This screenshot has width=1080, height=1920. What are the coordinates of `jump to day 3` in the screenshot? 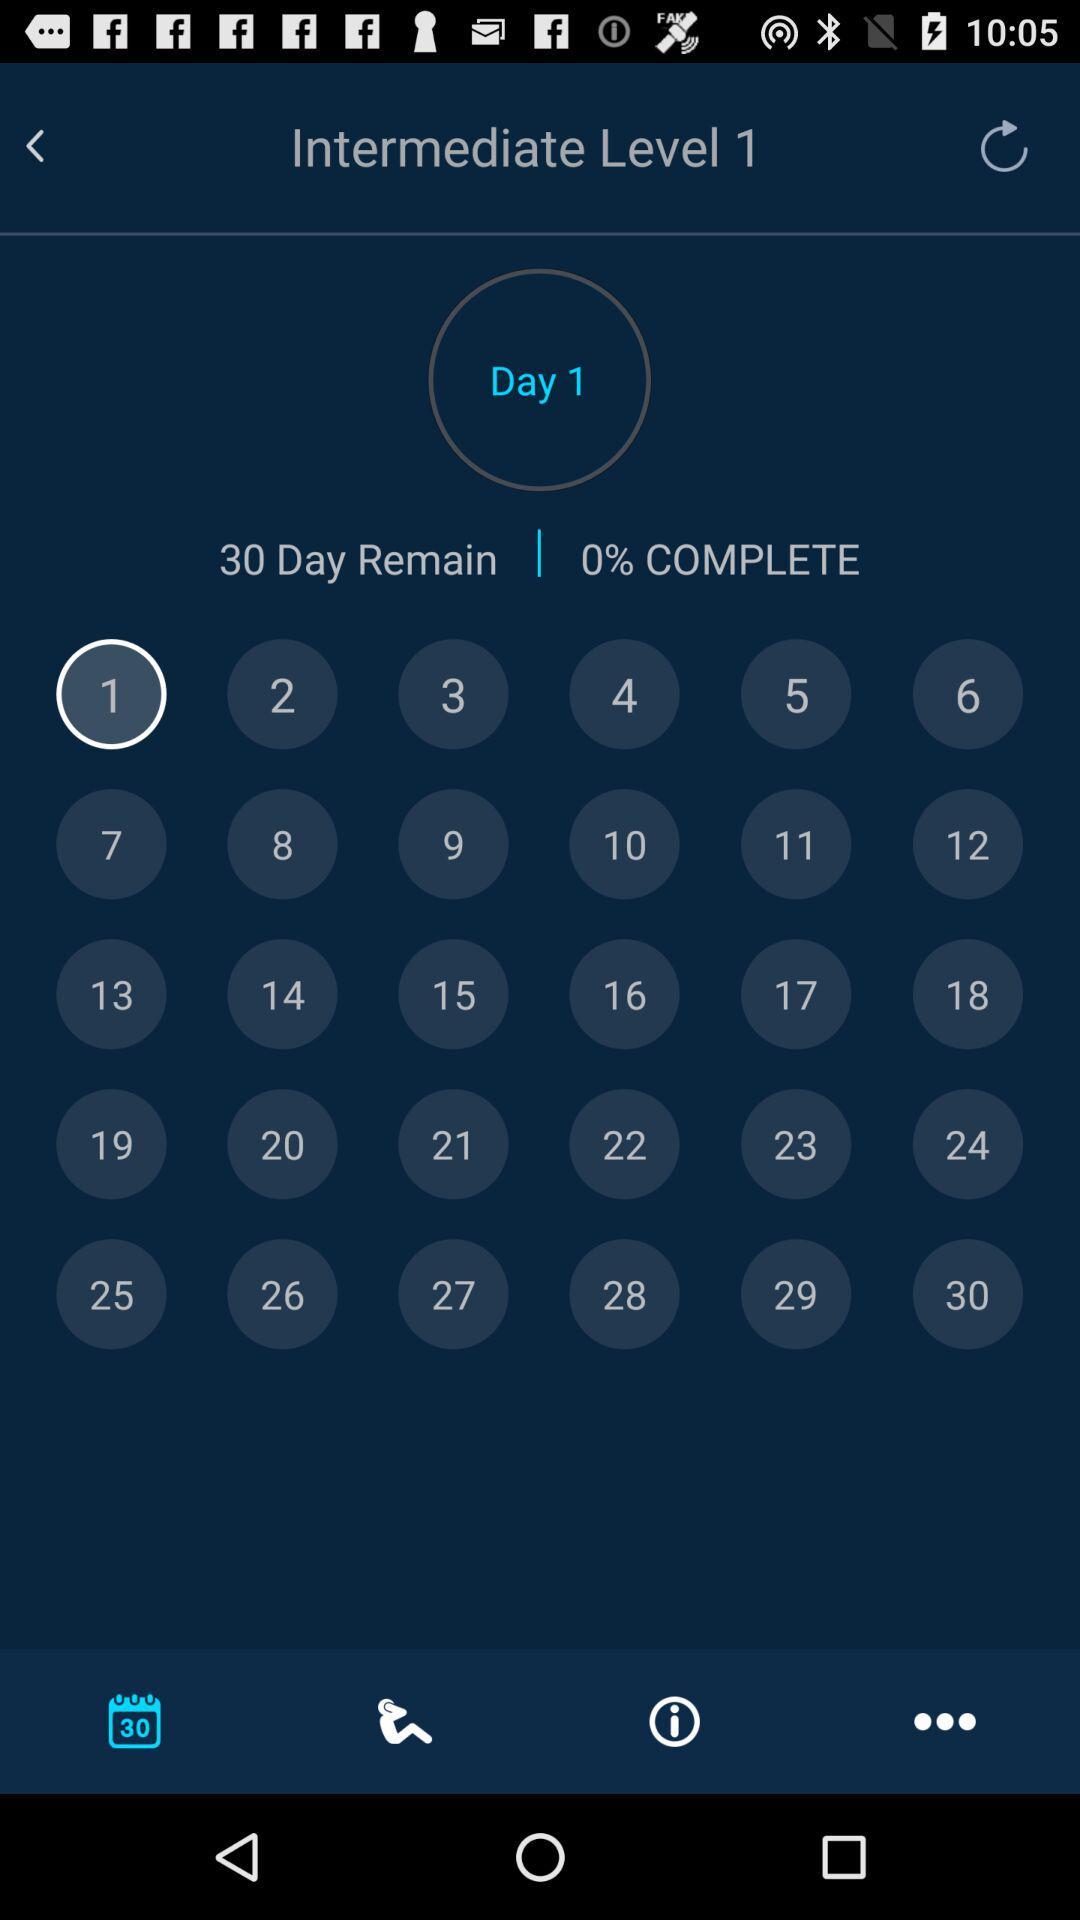 It's located at (453, 694).